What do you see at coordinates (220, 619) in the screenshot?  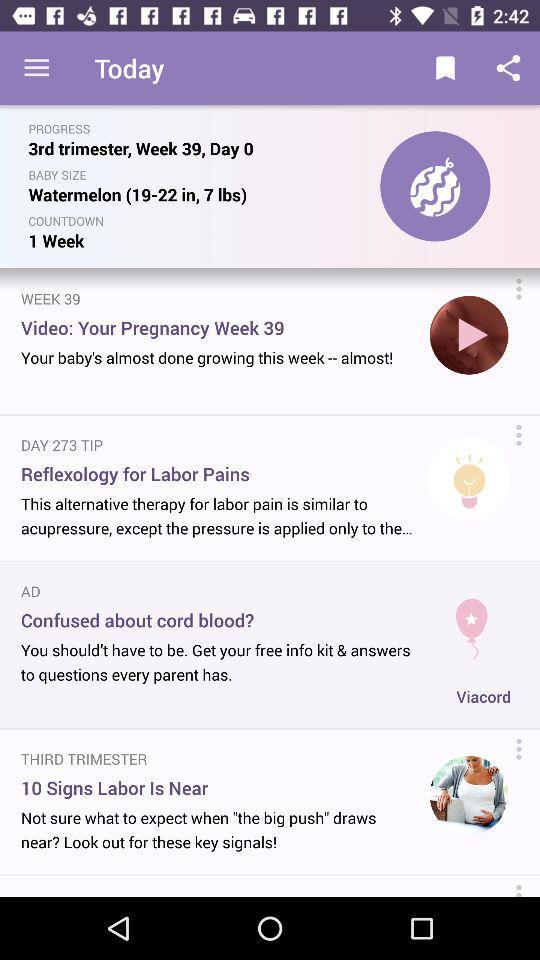 I see `the confused about cord item` at bounding box center [220, 619].